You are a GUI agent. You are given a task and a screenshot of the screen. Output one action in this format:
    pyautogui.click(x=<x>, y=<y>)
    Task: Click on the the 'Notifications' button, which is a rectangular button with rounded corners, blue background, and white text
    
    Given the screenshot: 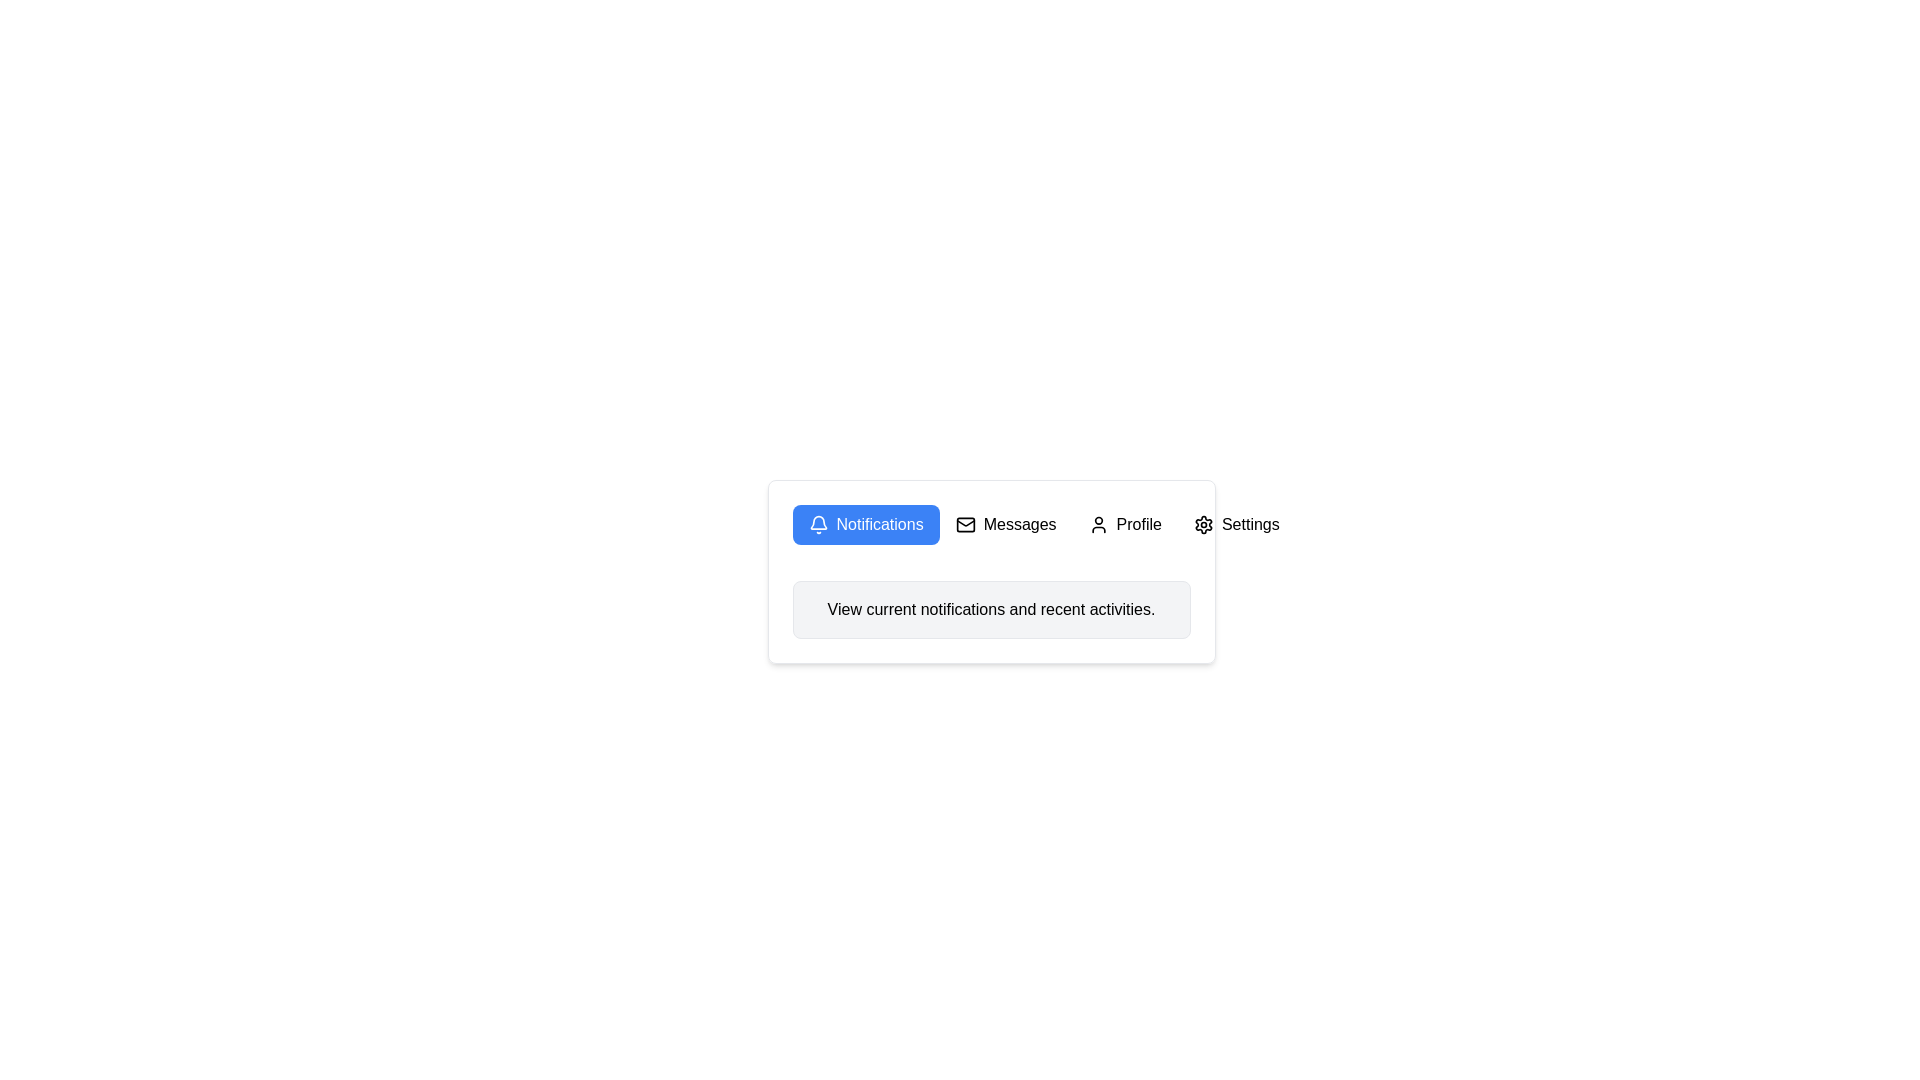 What is the action you would take?
    pyautogui.click(x=866, y=523)
    